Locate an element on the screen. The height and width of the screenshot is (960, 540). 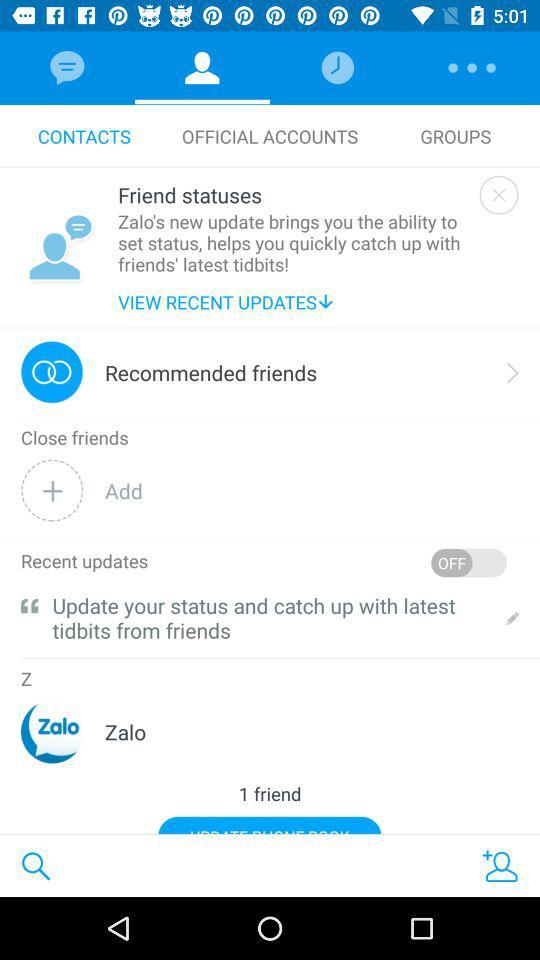
the next button beside recommended friends is located at coordinates (513, 371).